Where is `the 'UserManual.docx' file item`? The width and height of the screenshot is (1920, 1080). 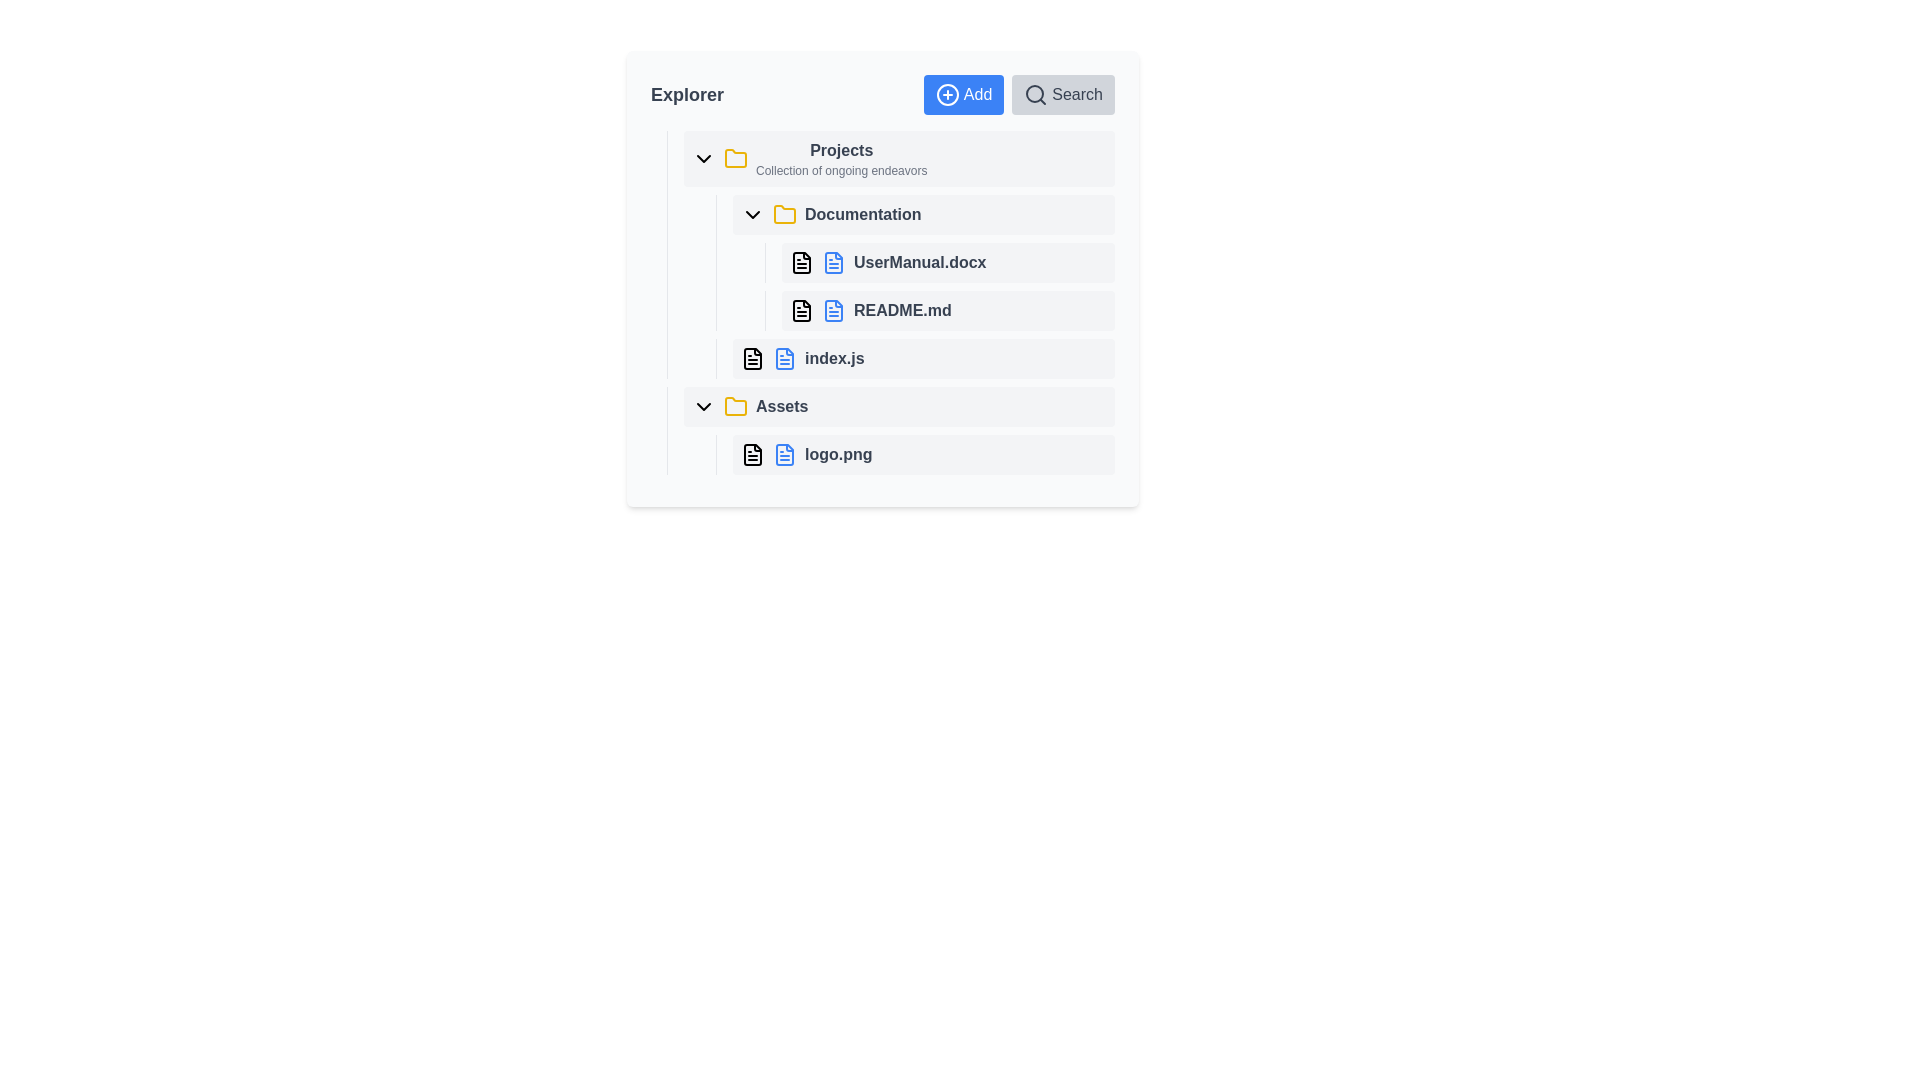 the 'UserManual.docx' file item is located at coordinates (947, 261).